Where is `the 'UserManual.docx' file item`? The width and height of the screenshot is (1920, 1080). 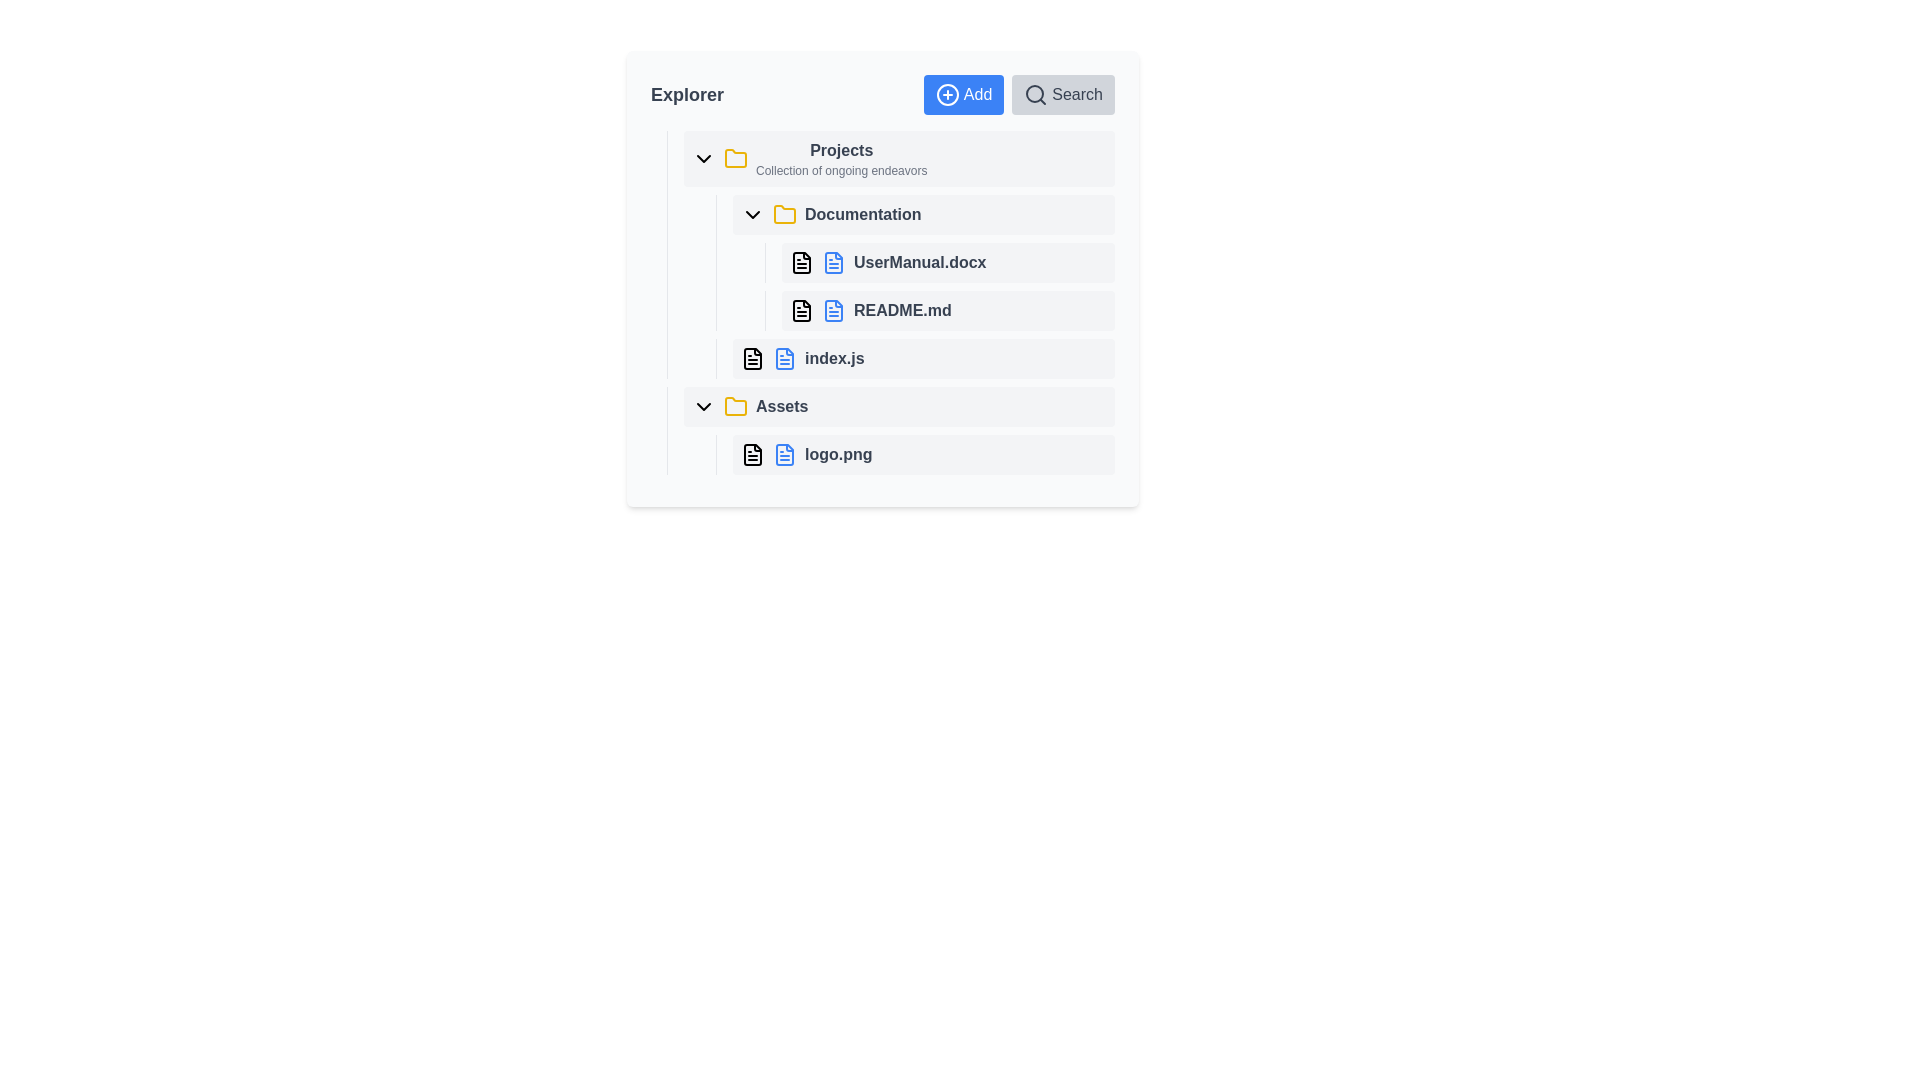 the 'UserManual.docx' file item is located at coordinates (947, 261).